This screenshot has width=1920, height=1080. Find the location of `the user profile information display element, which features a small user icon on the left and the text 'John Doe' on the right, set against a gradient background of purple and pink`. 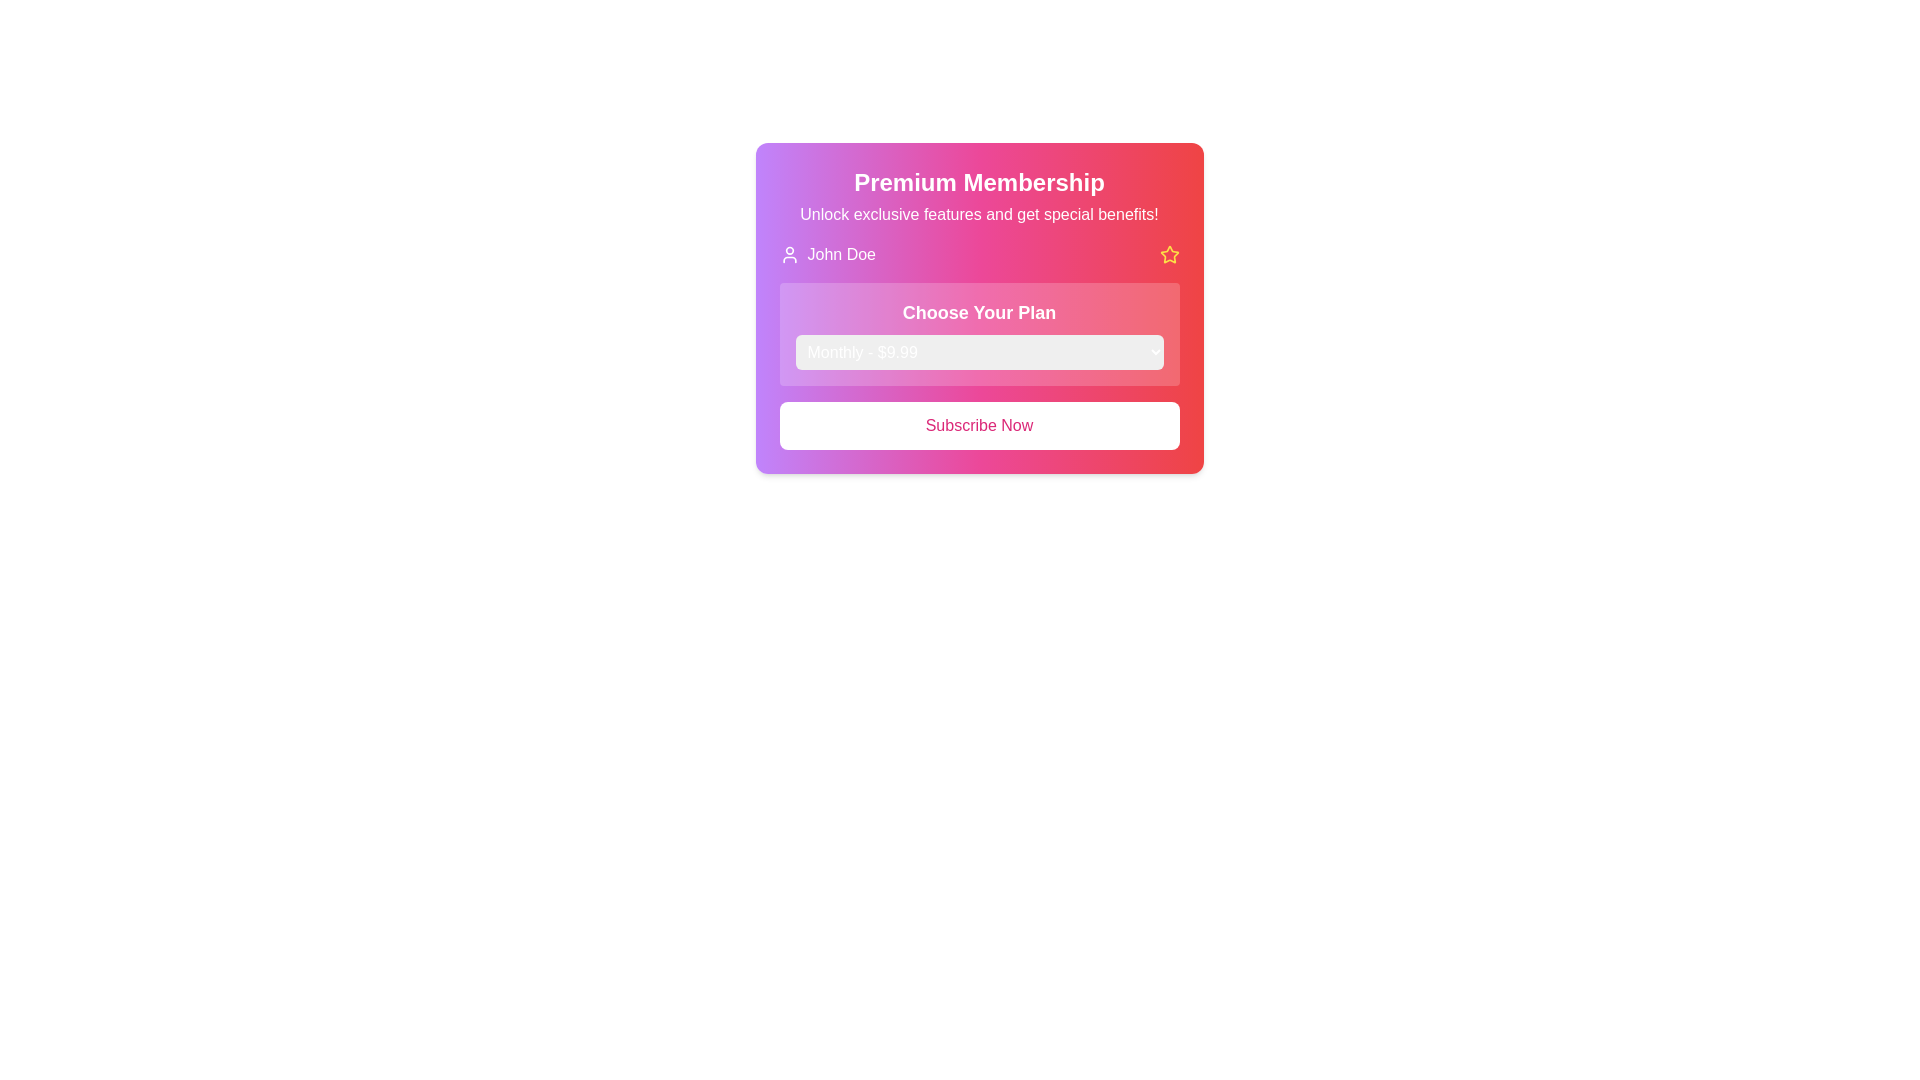

the user profile information display element, which features a small user icon on the left and the text 'John Doe' on the right, set against a gradient background of purple and pink is located at coordinates (827, 253).